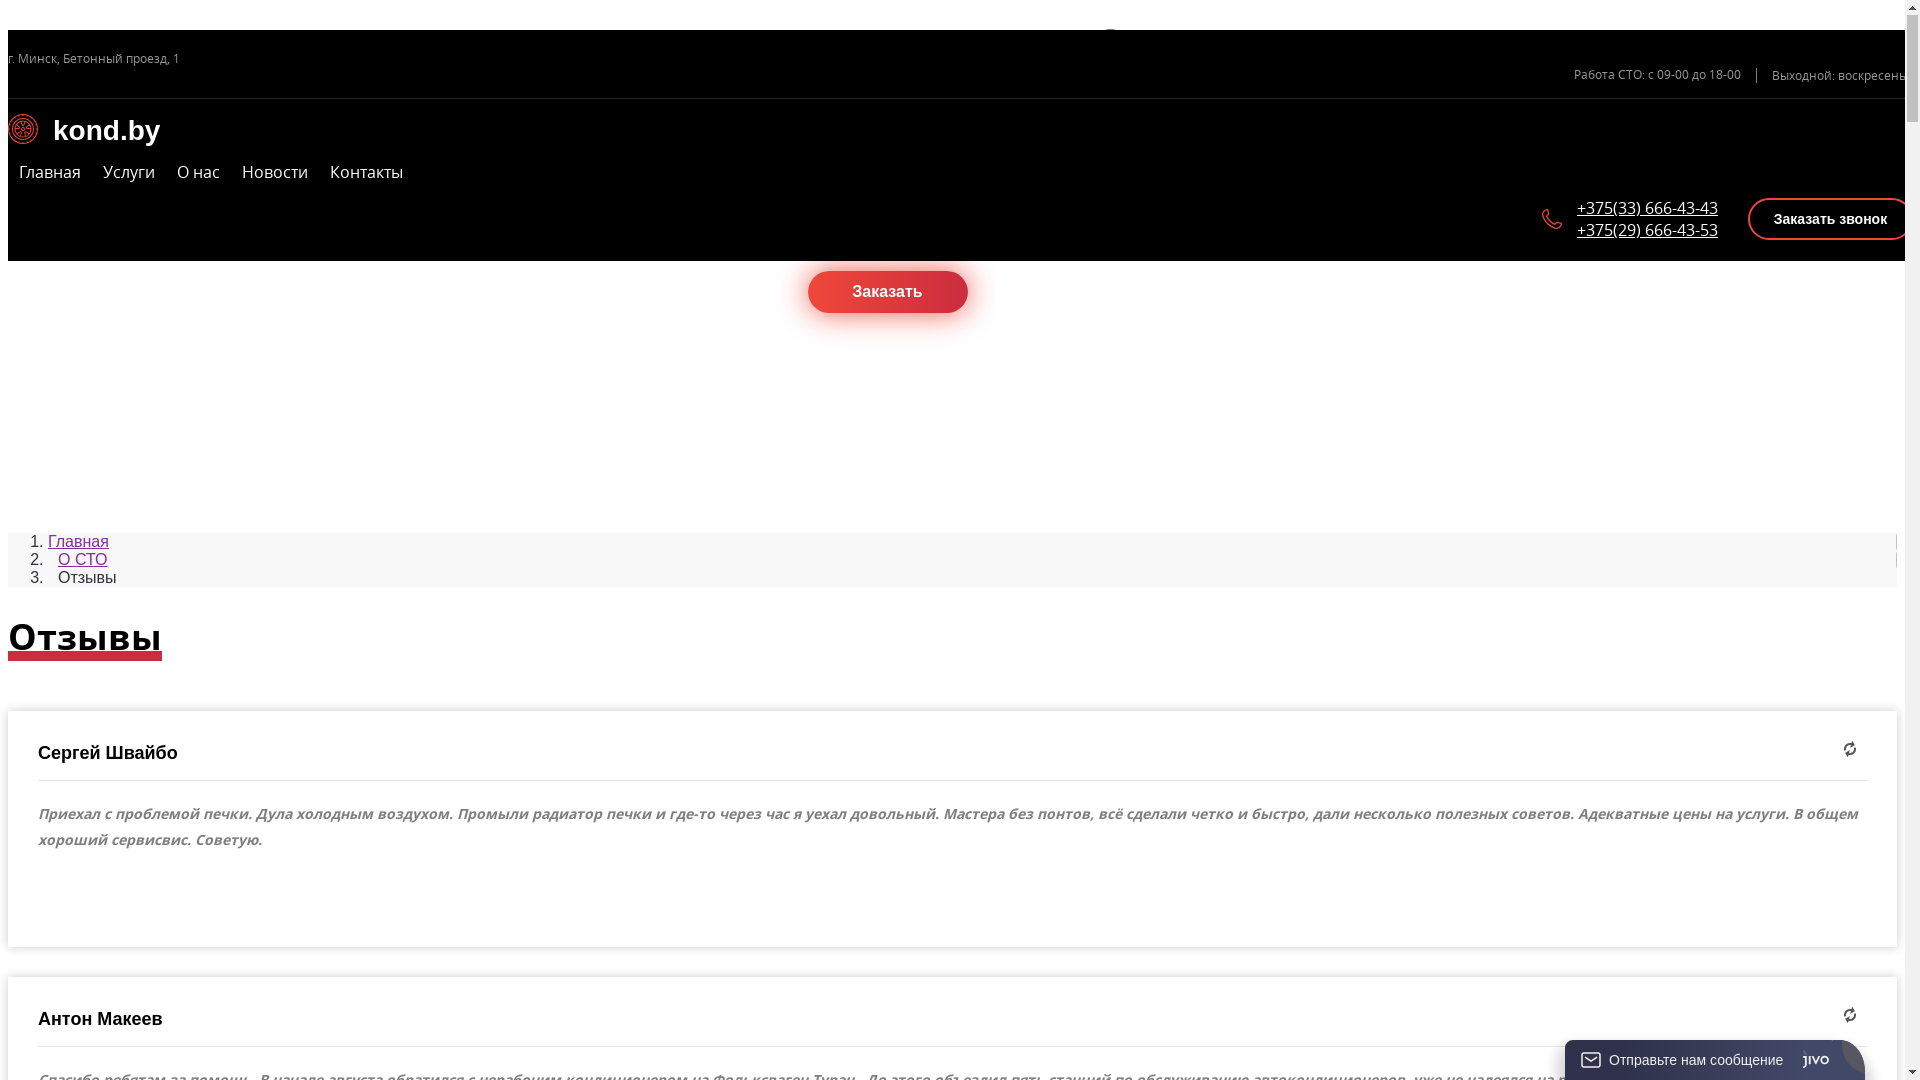 The height and width of the screenshot is (1080, 1920). I want to click on '+375(33) 666-43-43', so click(1647, 208).